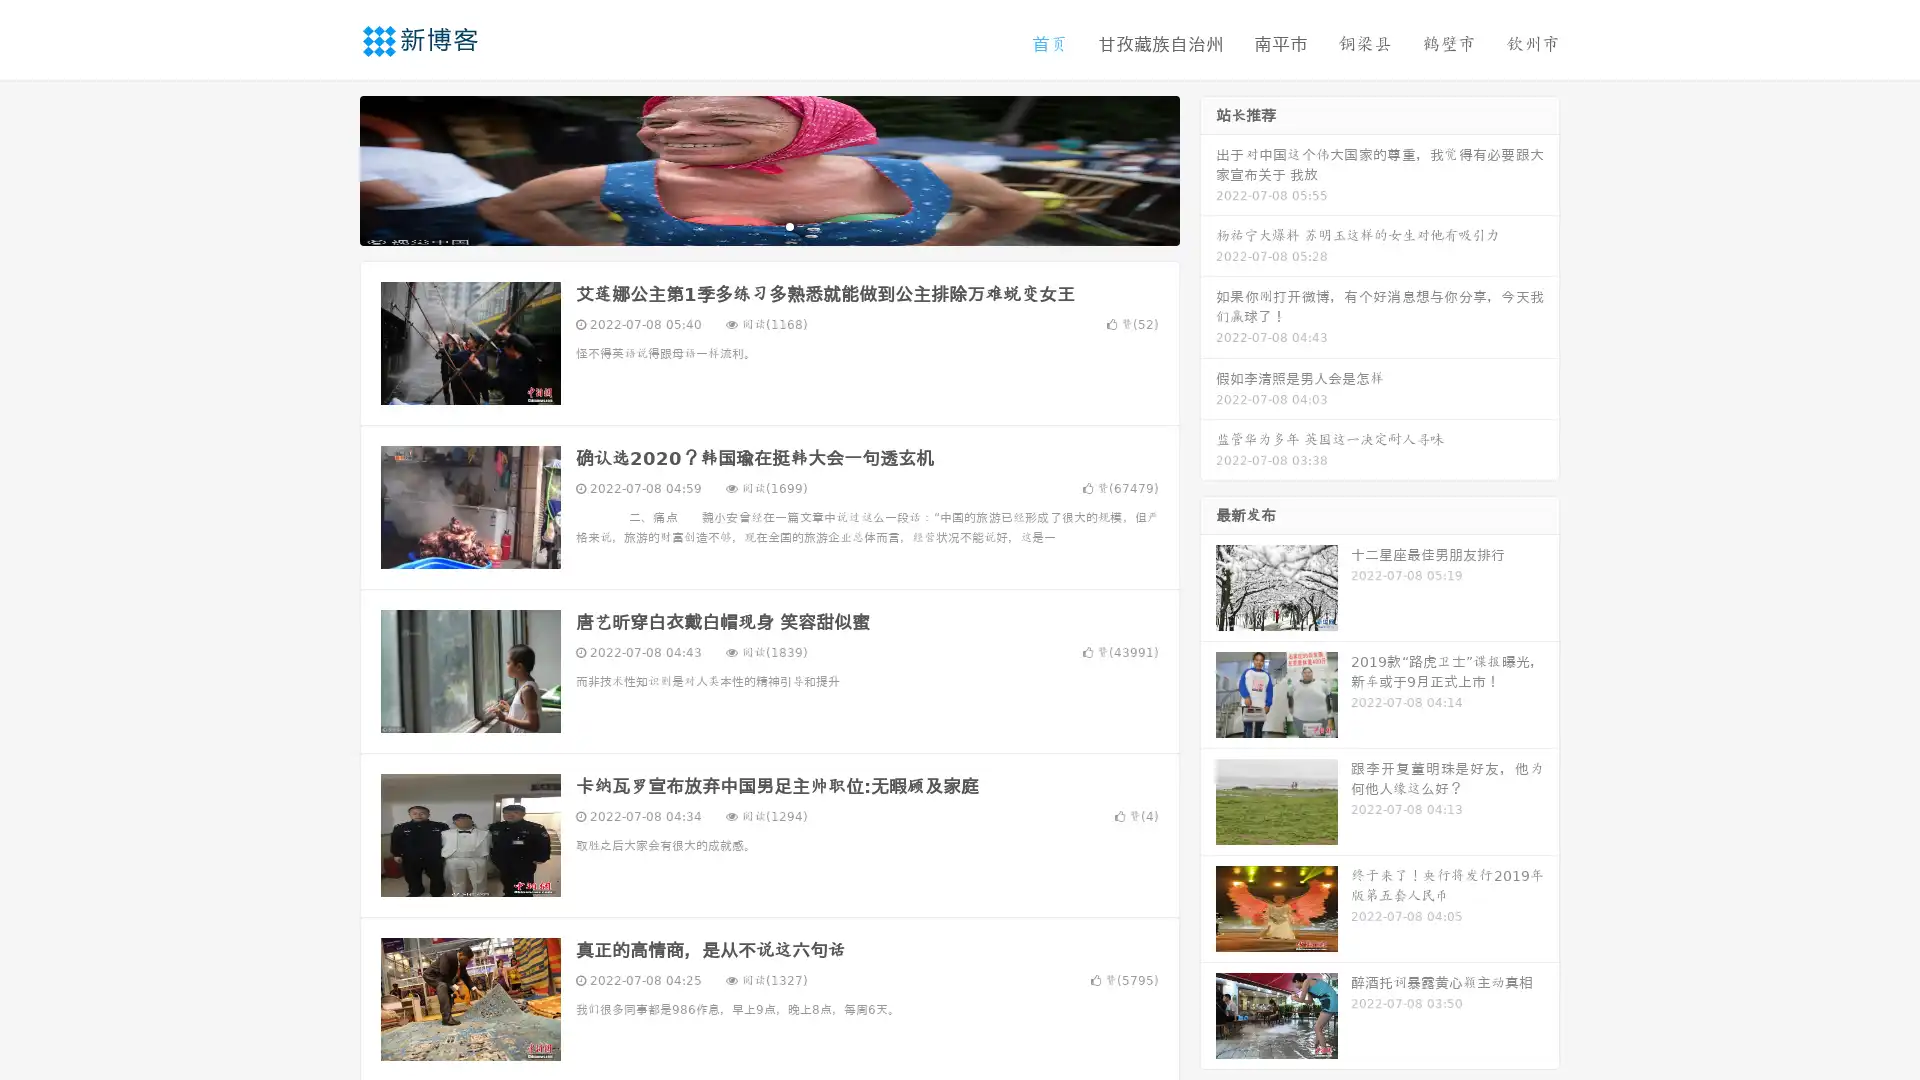 The width and height of the screenshot is (1920, 1080). I want to click on Previous slide, so click(330, 168).